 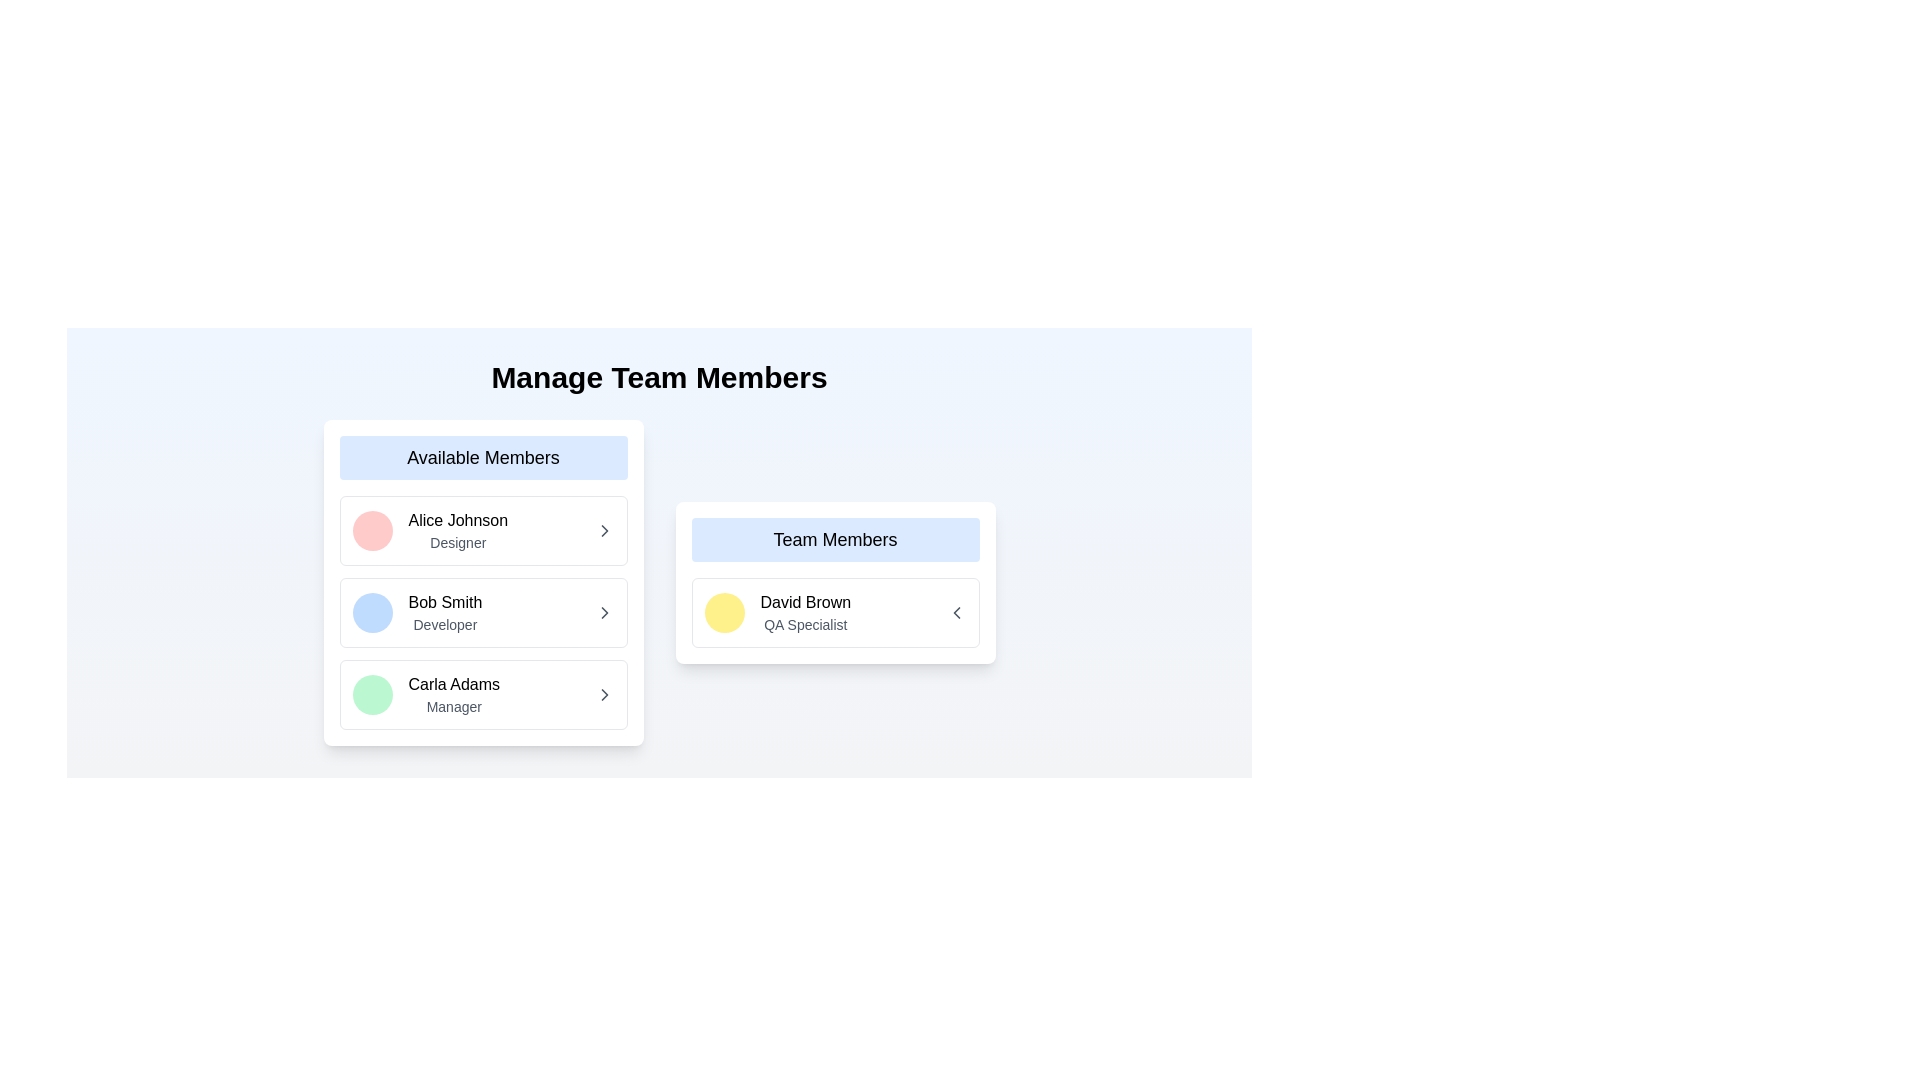 What do you see at coordinates (372, 530) in the screenshot?
I see `the Avatar Placeholder representing 'Alice Johnson', which is the leftmost component in the row containing 'Alice Johnson' and 'Designer', located in the 'Available Members' column` at bounding box center [372, 530].